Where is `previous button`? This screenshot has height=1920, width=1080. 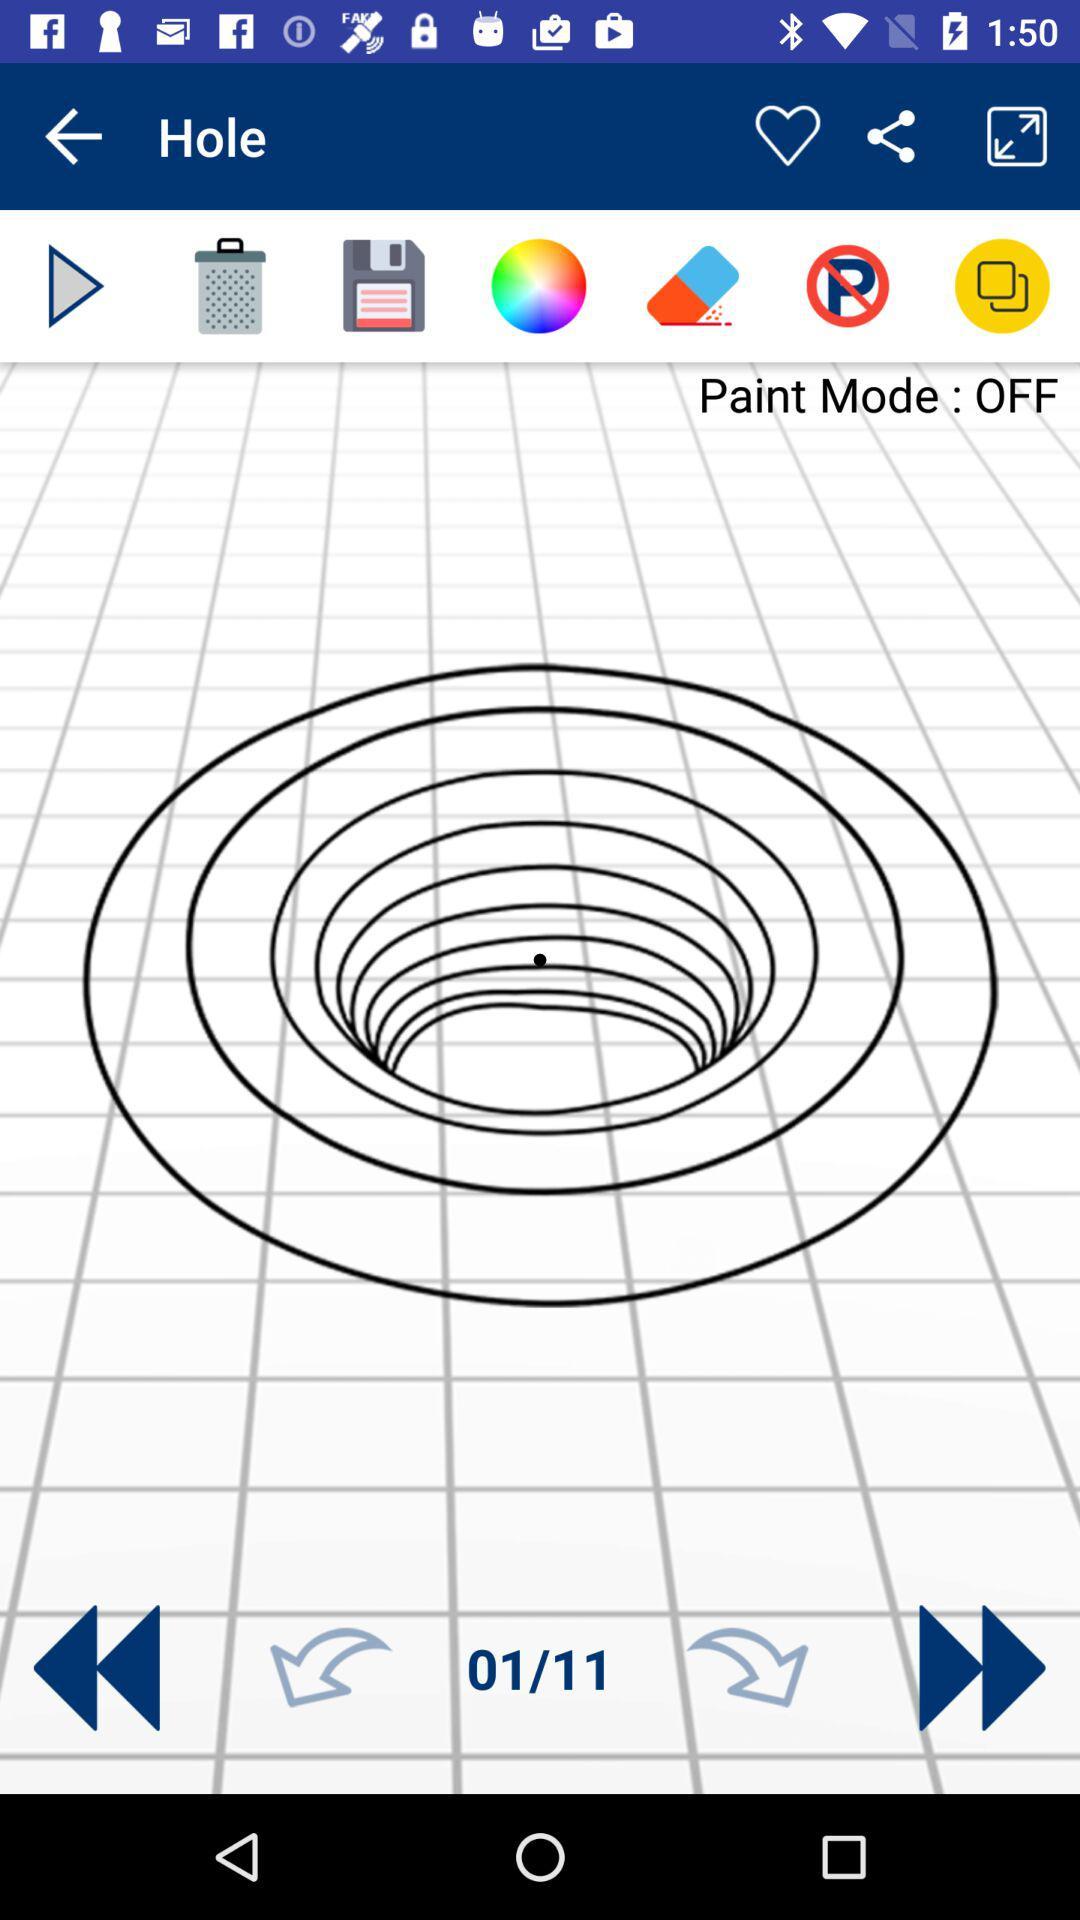 previous button is located at coordinates (96, 1668).